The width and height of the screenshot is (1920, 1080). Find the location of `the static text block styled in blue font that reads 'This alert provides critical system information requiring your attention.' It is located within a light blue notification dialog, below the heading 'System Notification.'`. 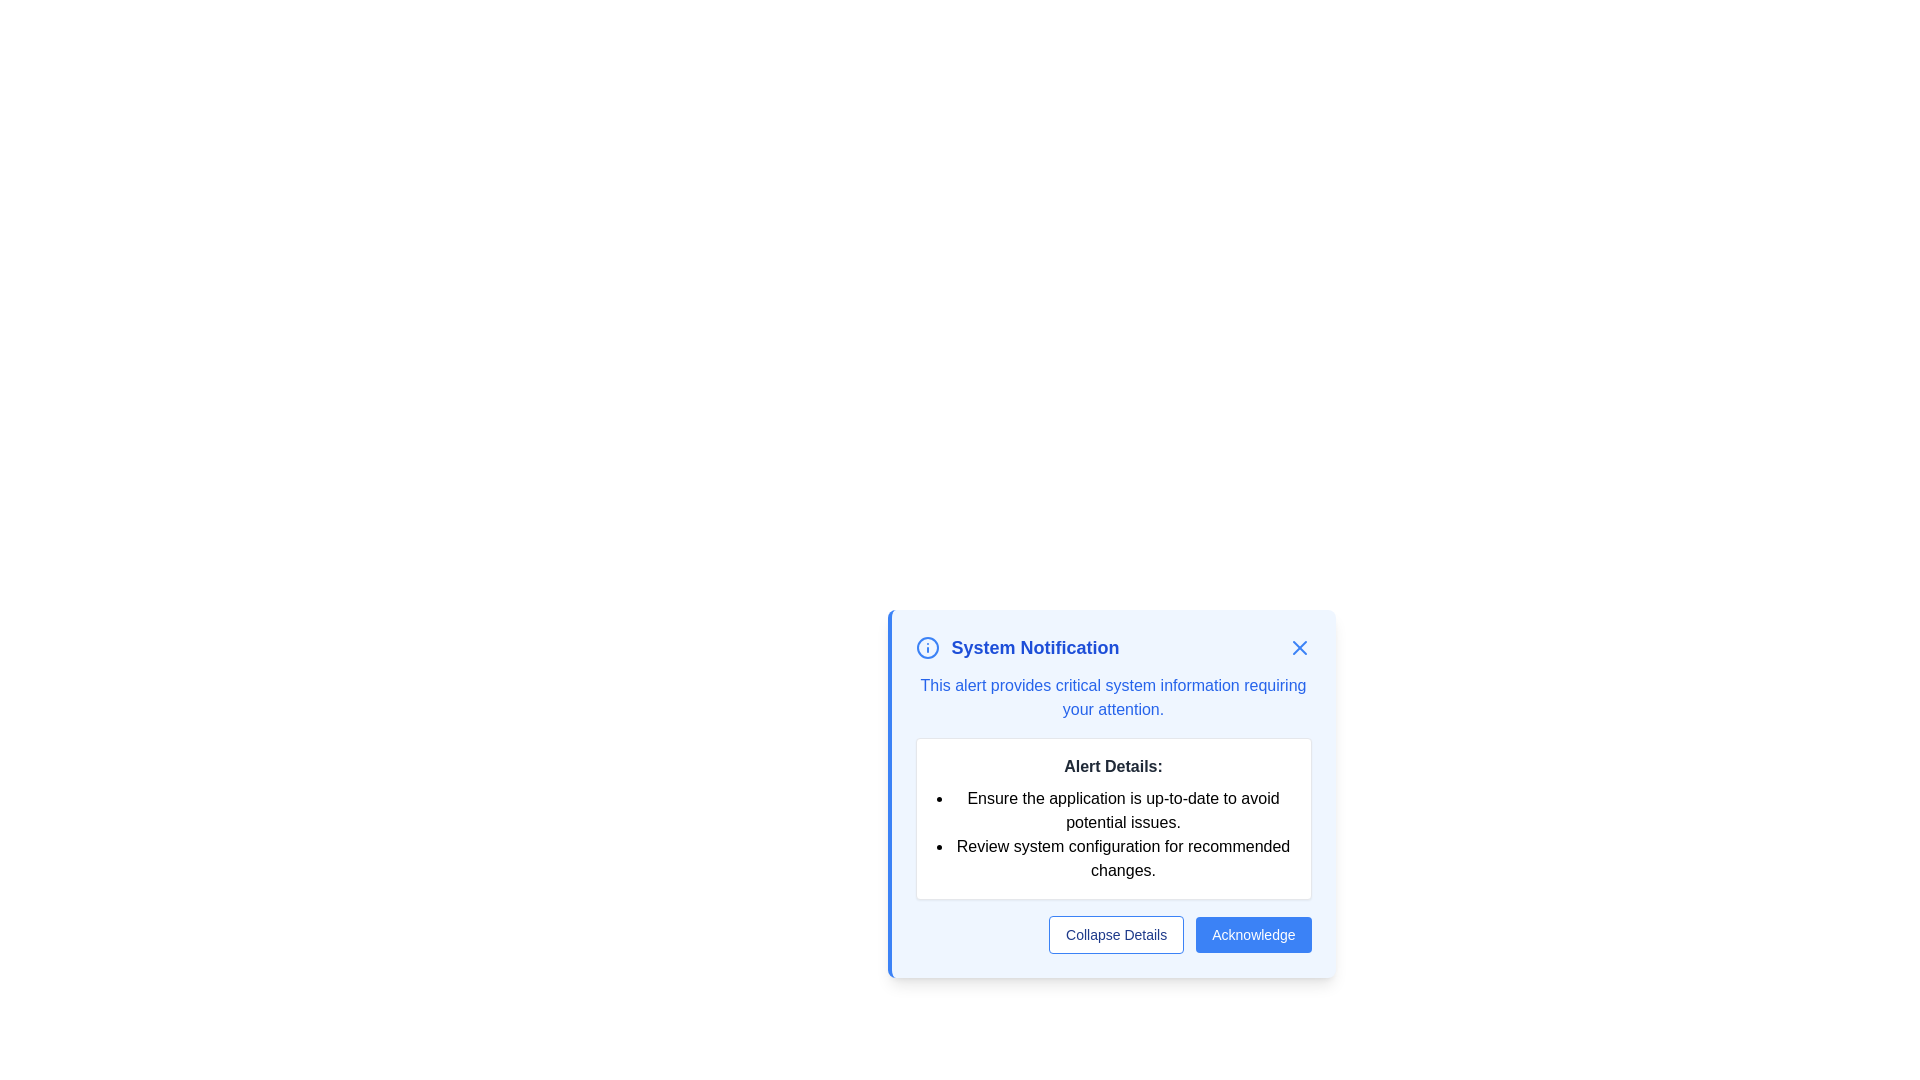

the static text block styled in blue font that reads 'This alert provides critical system information requiring your attention.' It is located within a light blue notification dialog, below the heading 'System Notification.' is located at coordinates (1112, 697).